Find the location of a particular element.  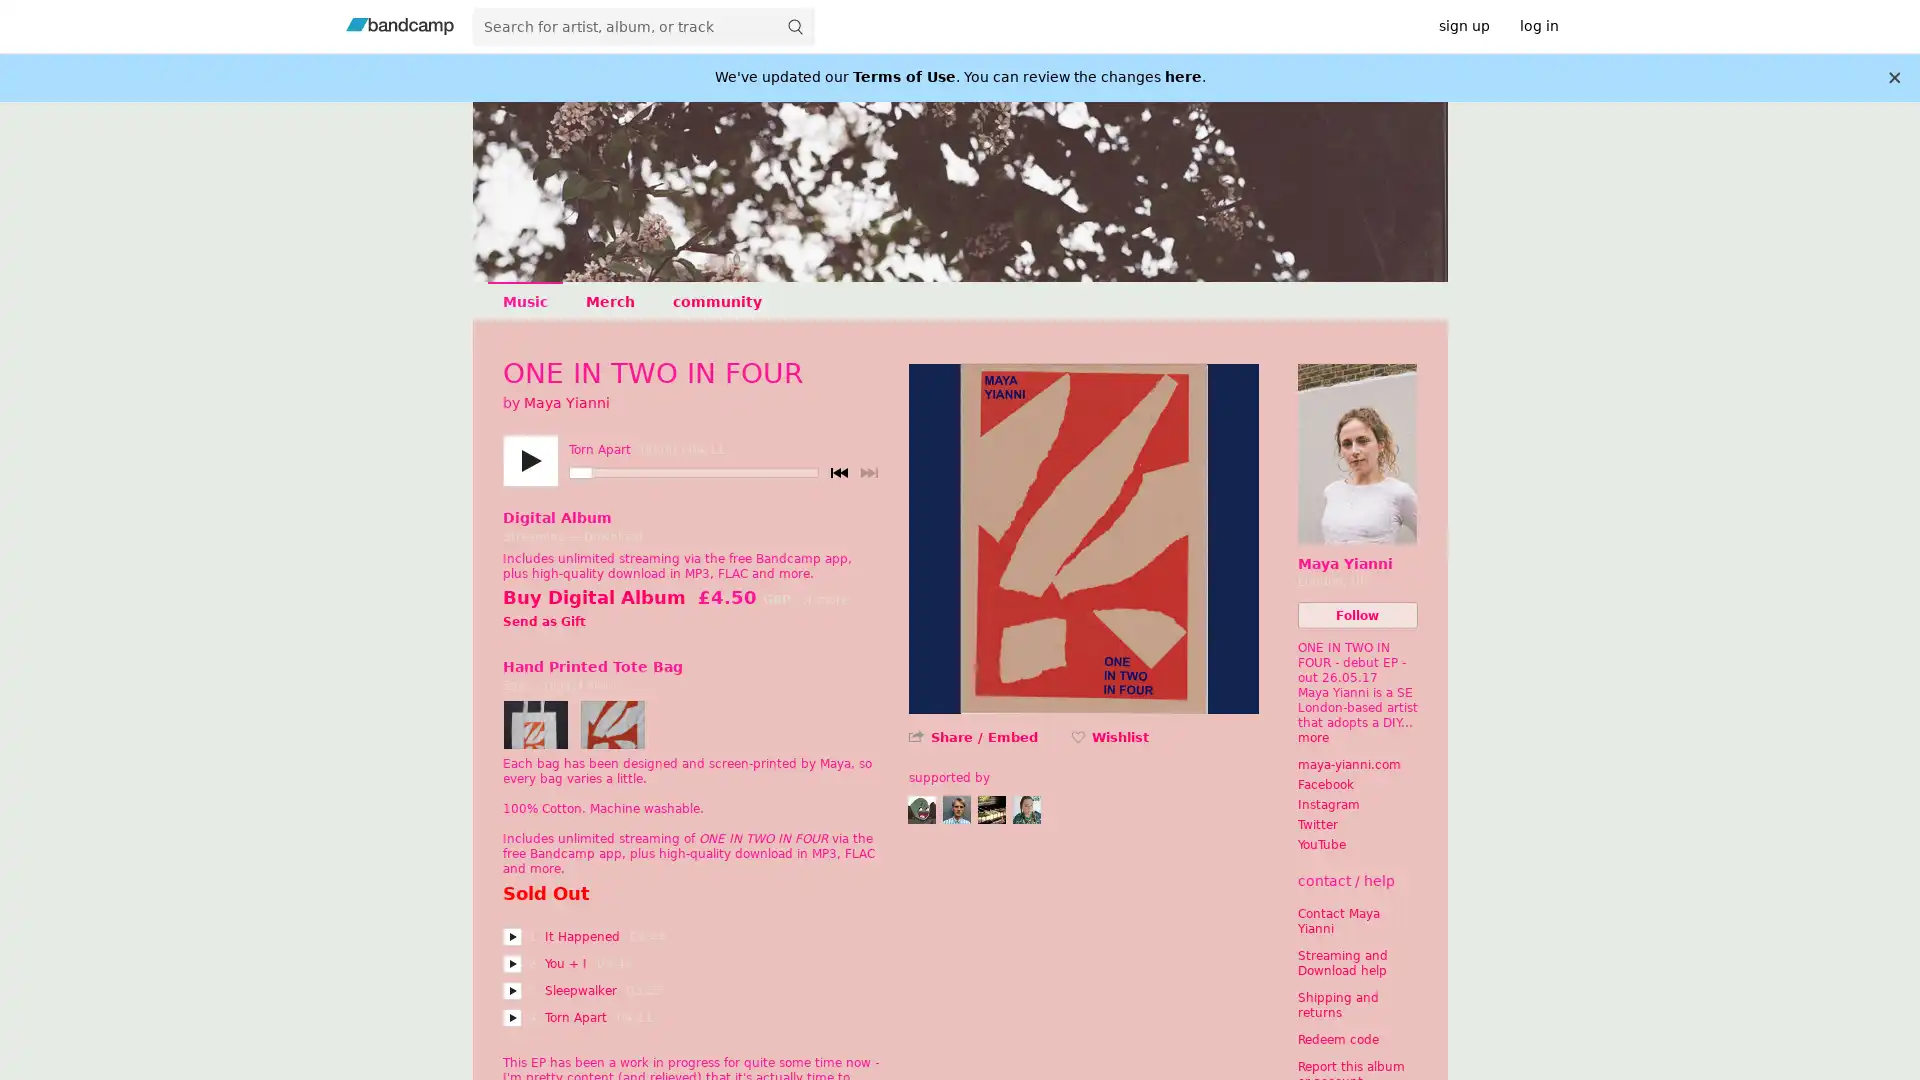

submit for full search page is located at coordinates (794, 26).